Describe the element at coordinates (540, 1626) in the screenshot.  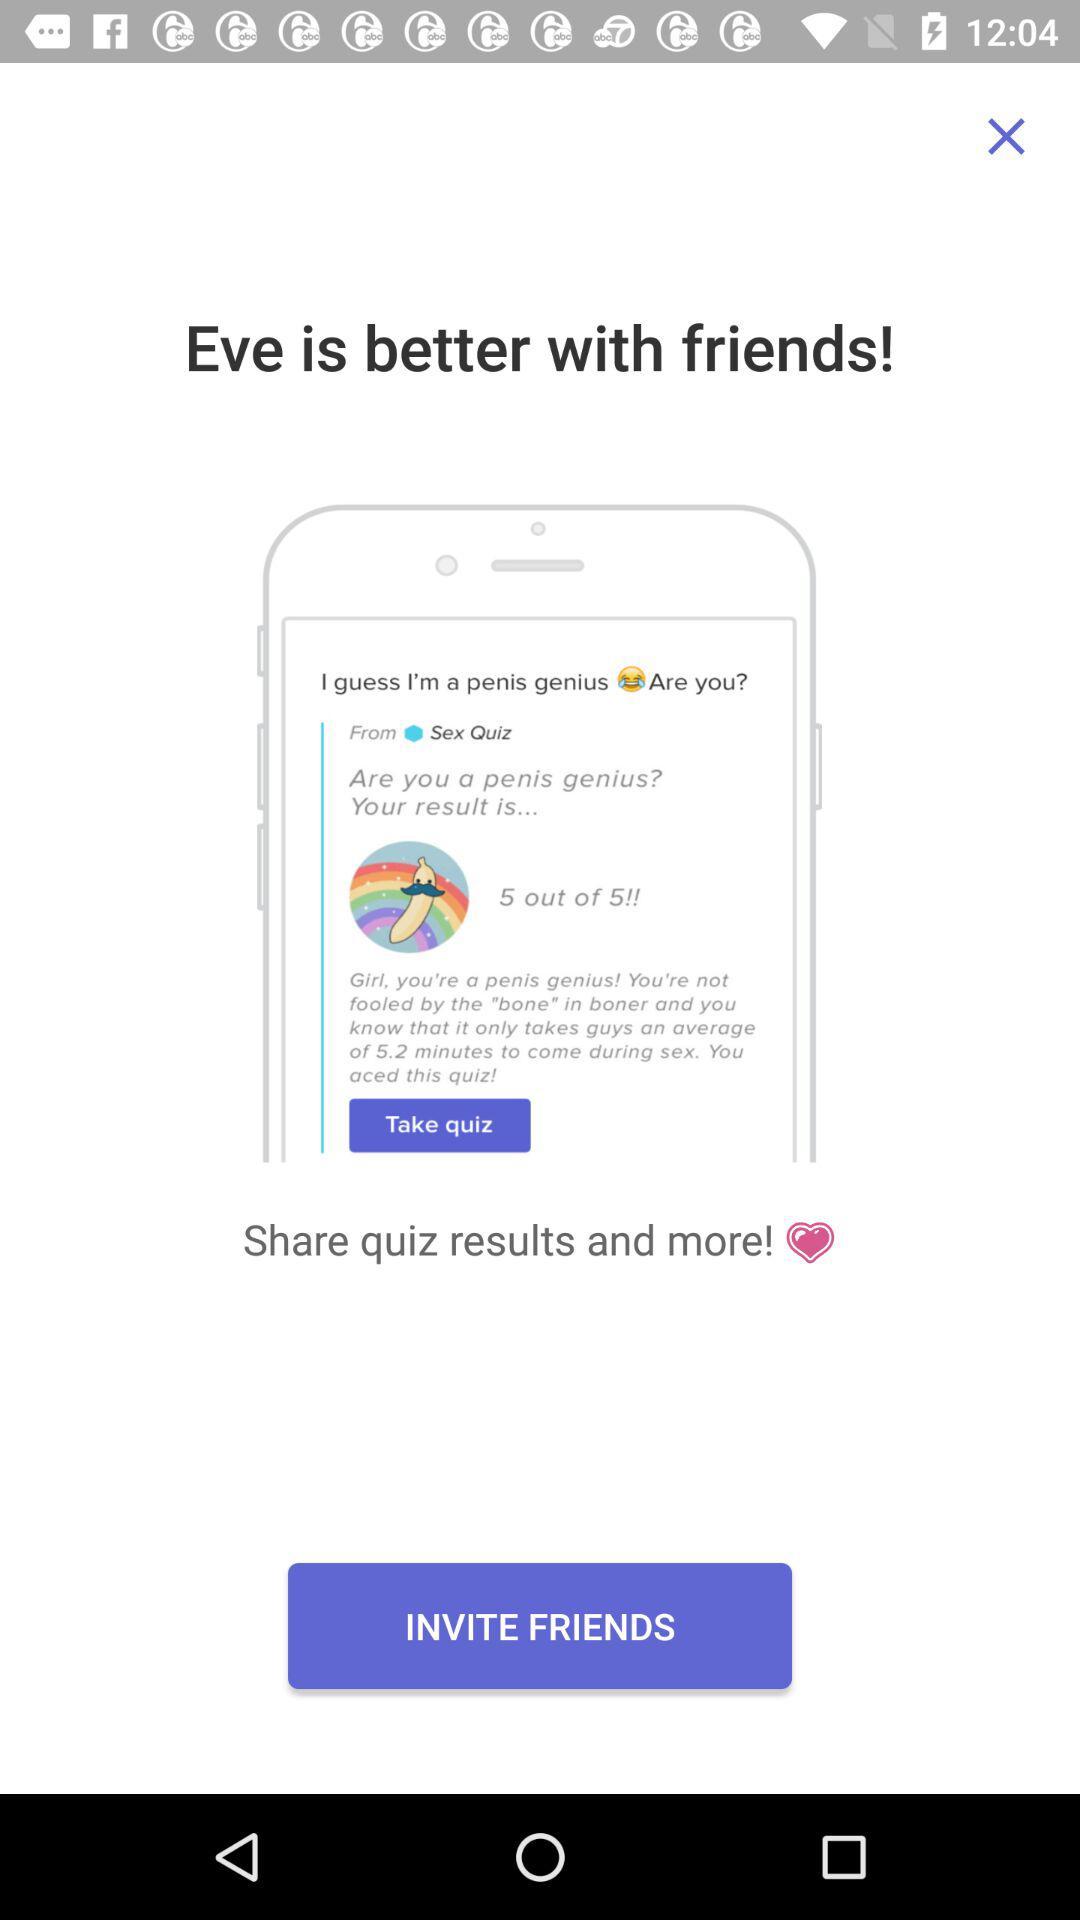
I see `the invite friends icon` at that location.